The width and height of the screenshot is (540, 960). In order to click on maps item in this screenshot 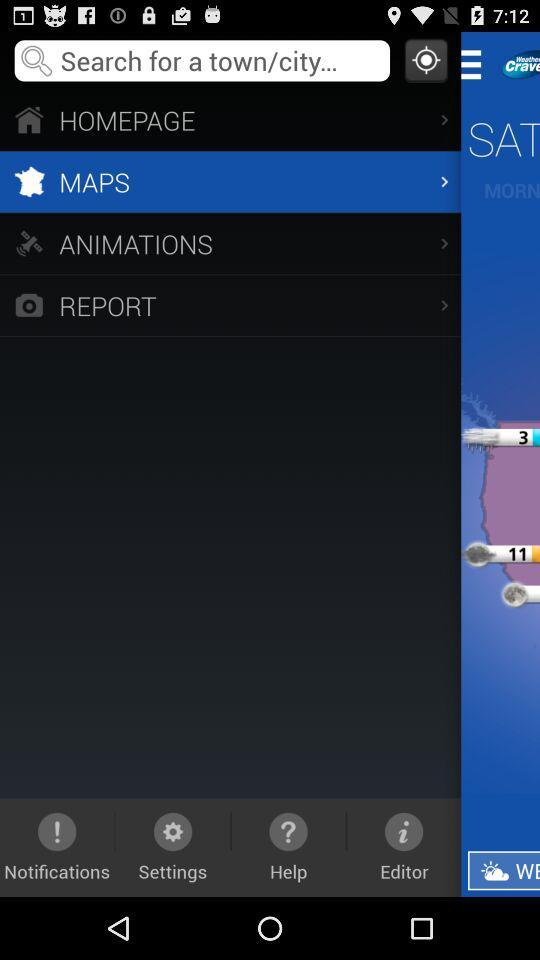, I will do `click(229, 181)`.